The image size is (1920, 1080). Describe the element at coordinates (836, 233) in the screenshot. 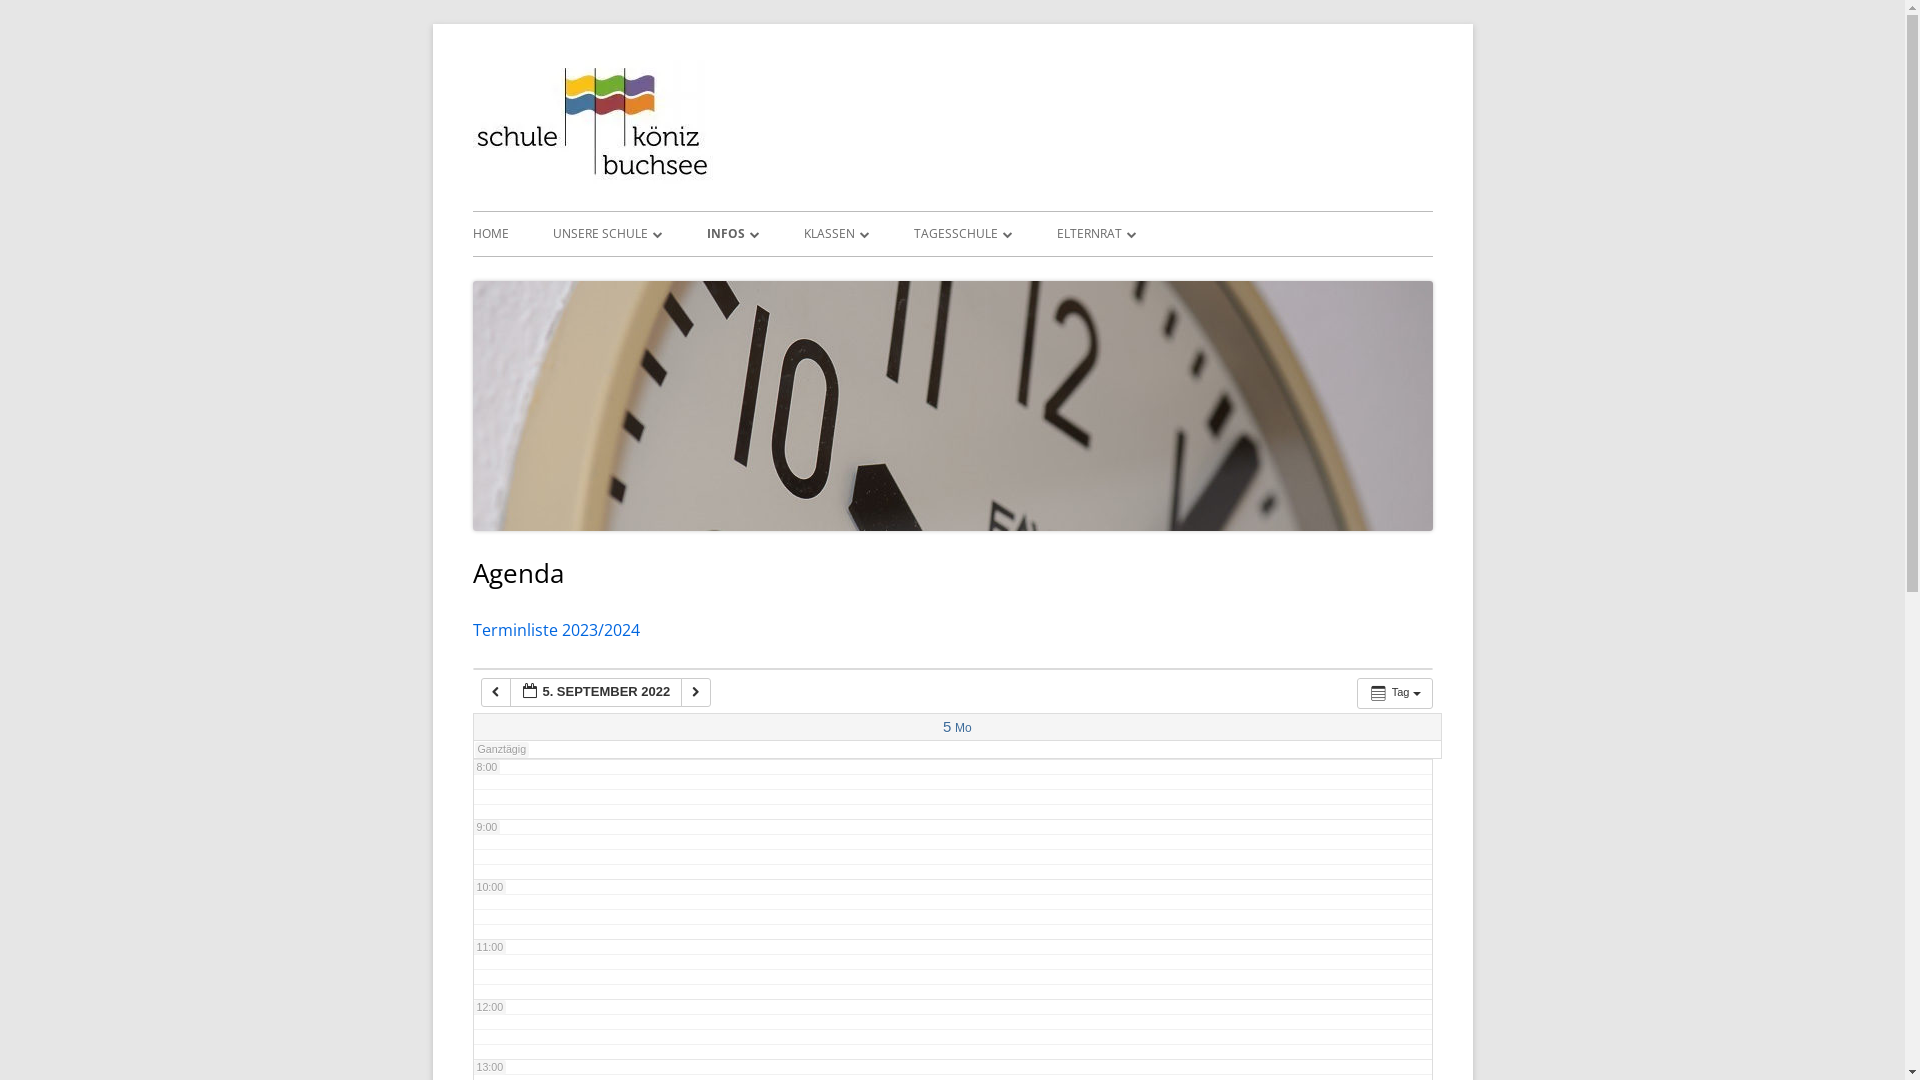

I see `'KLASSEN'` at that location.